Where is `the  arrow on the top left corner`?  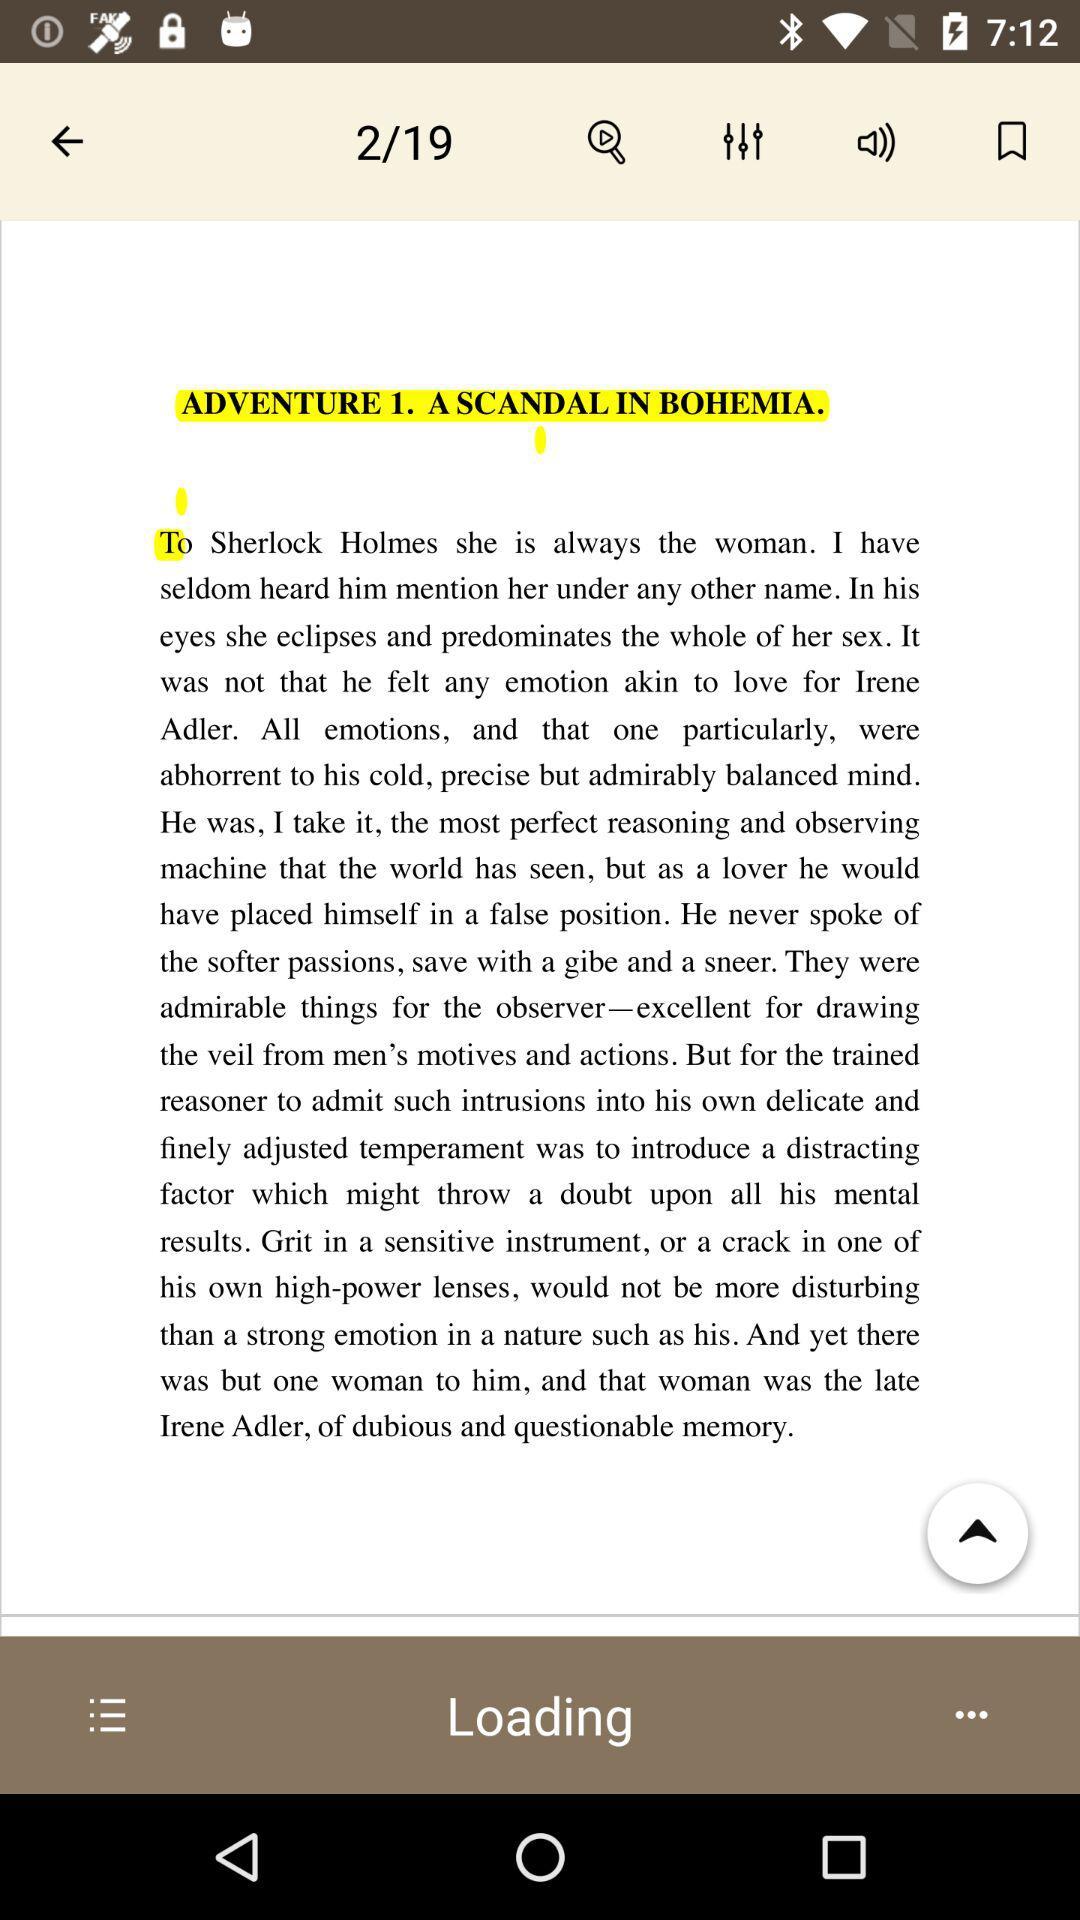
the  arrow on the top left corner is located at coordinates (66, 140).